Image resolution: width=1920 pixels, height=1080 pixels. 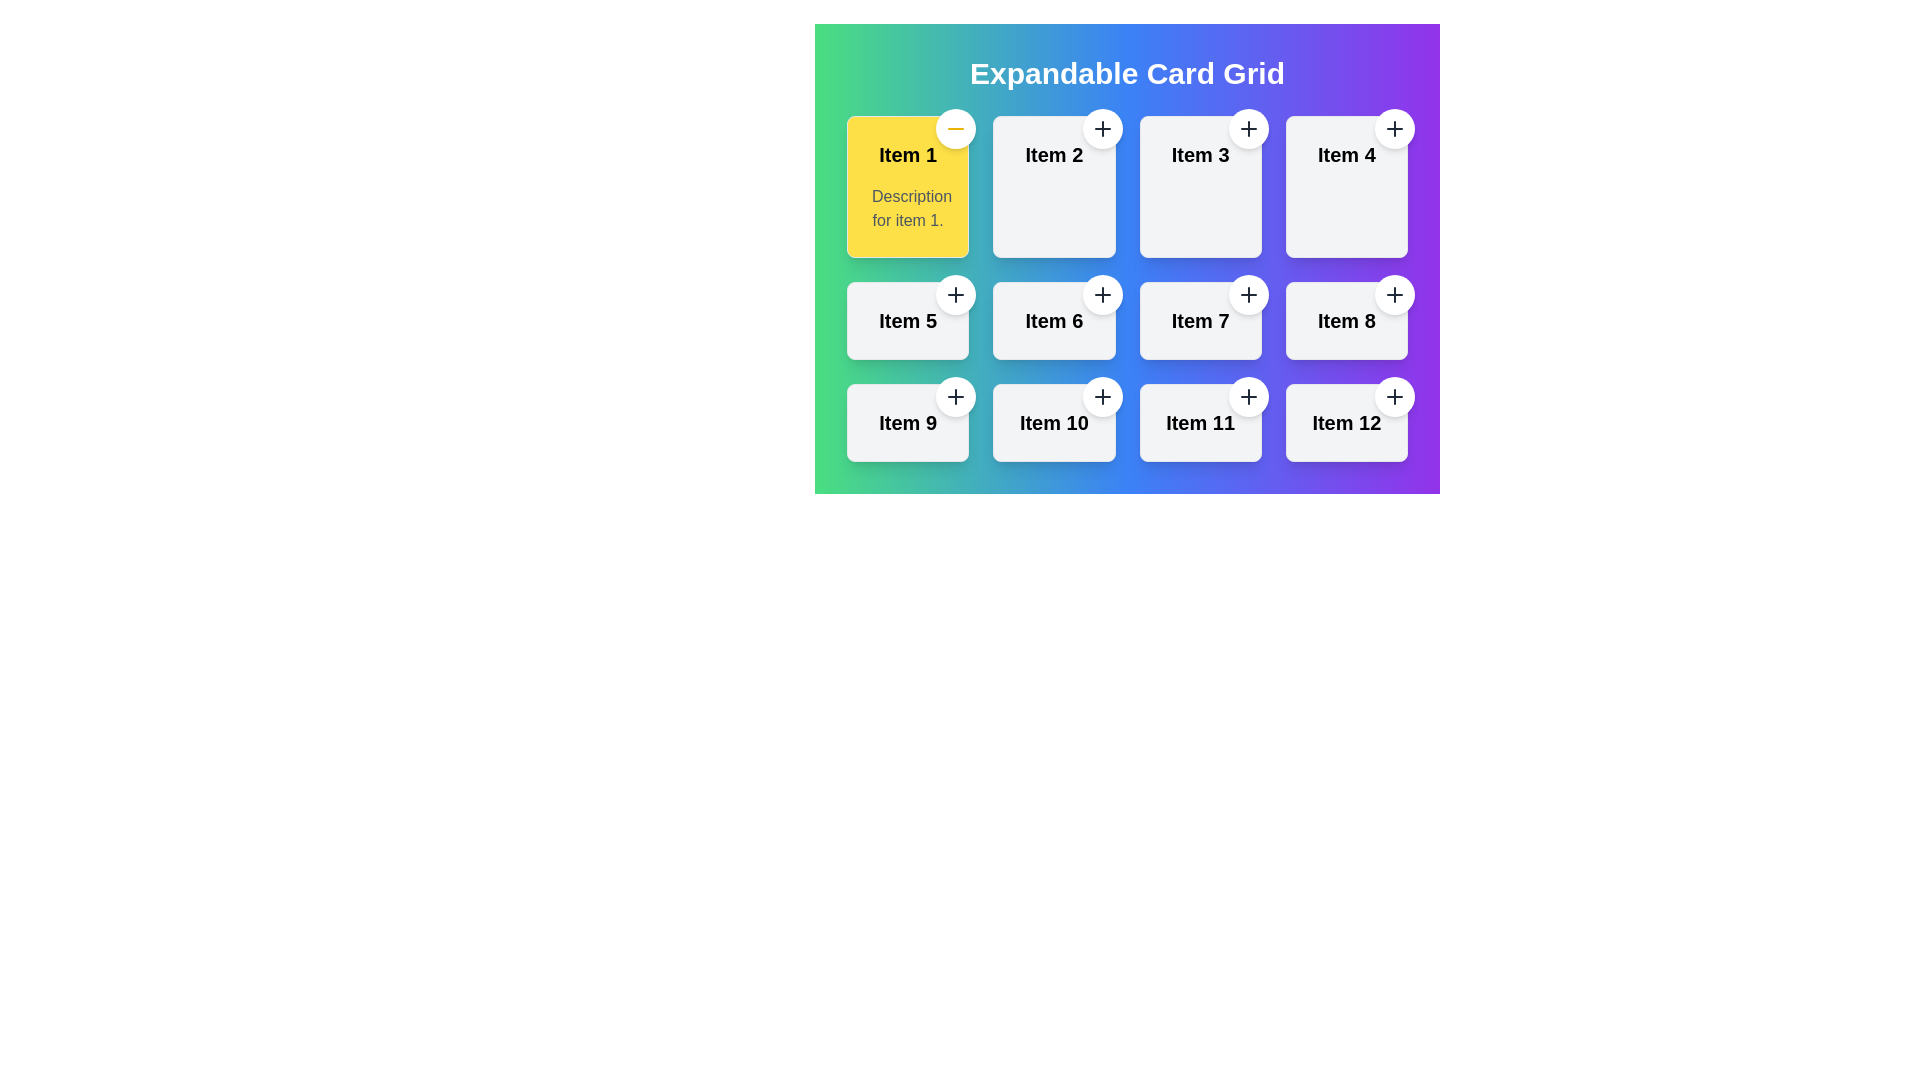 What do you see at coordinates (907, 319) in the screenshot?
I see `the text label displaying 'Item 5', which is styled with a bold font and is prominently placed in the fifth card of a 4x3 grid layout` at bounding box center [907, 319].